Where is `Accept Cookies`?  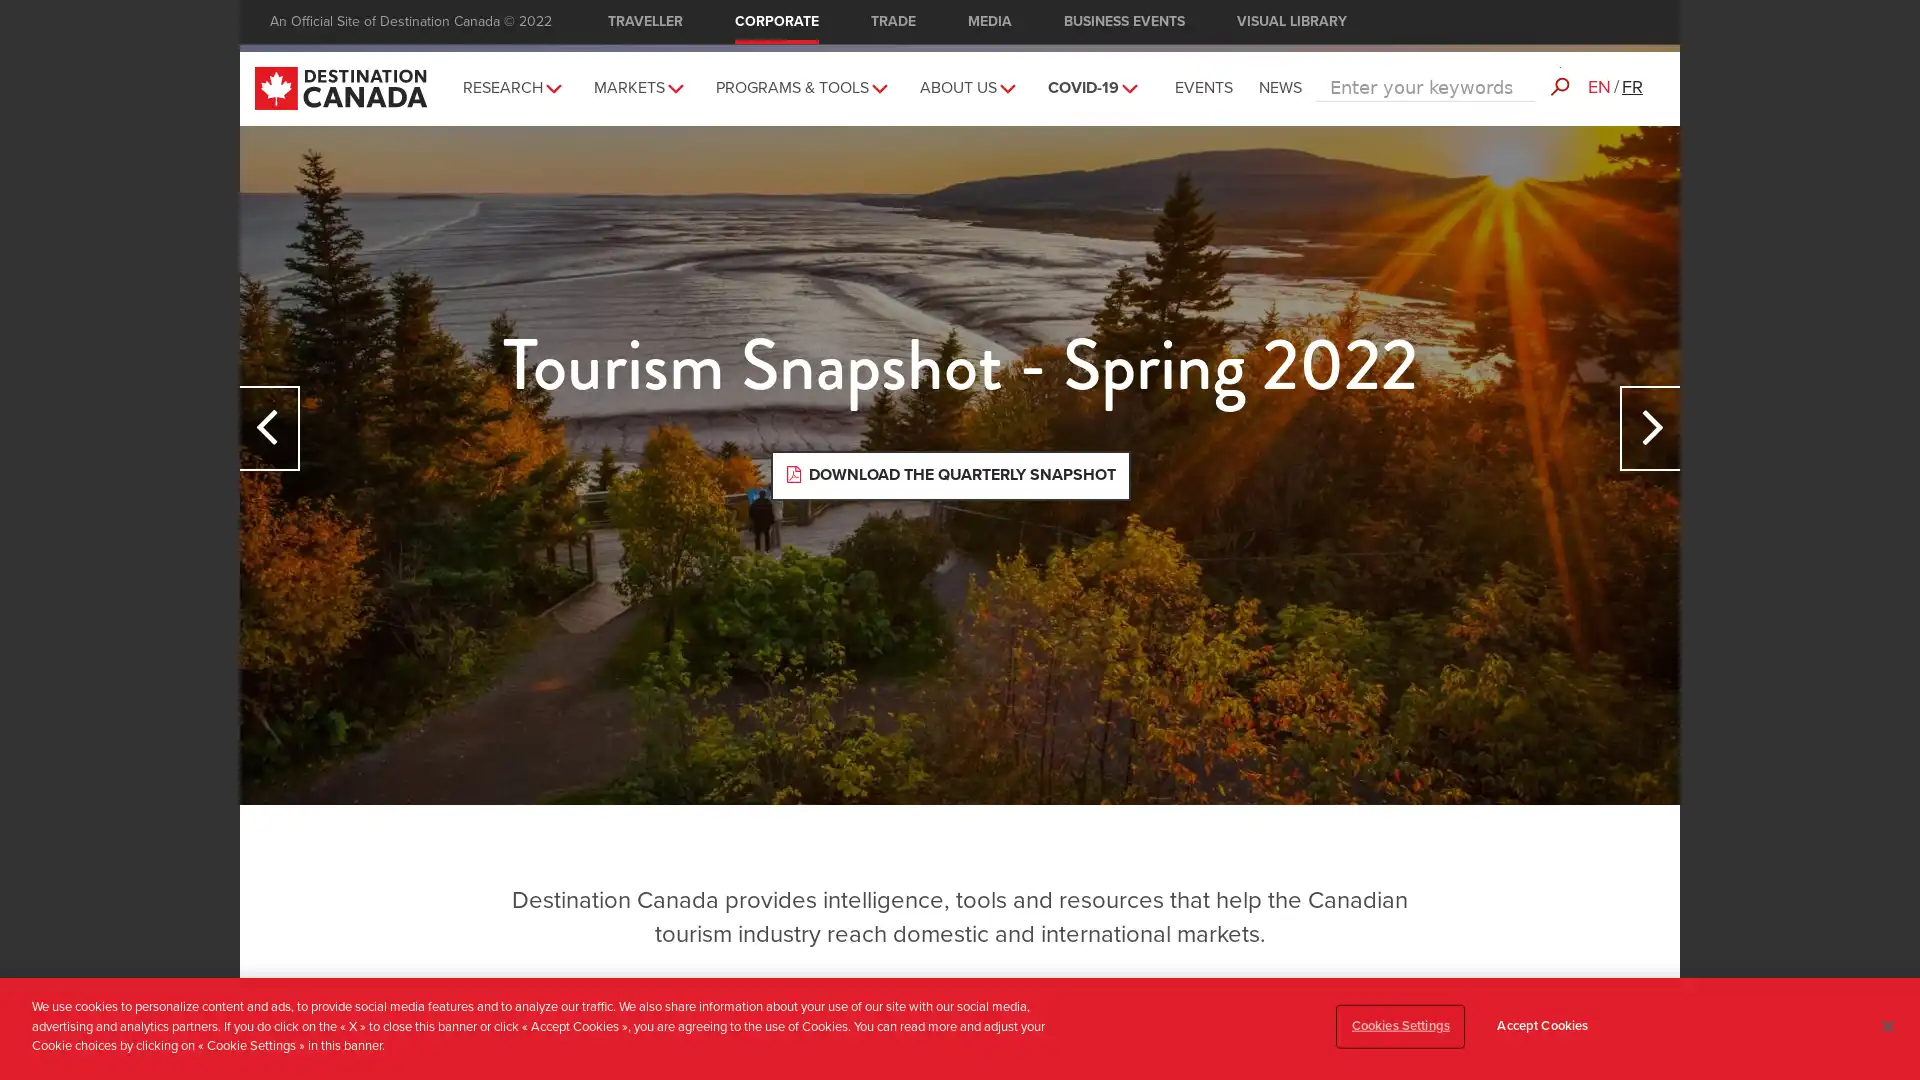
Accept Cookies is located at coordinates (1541, 1026).